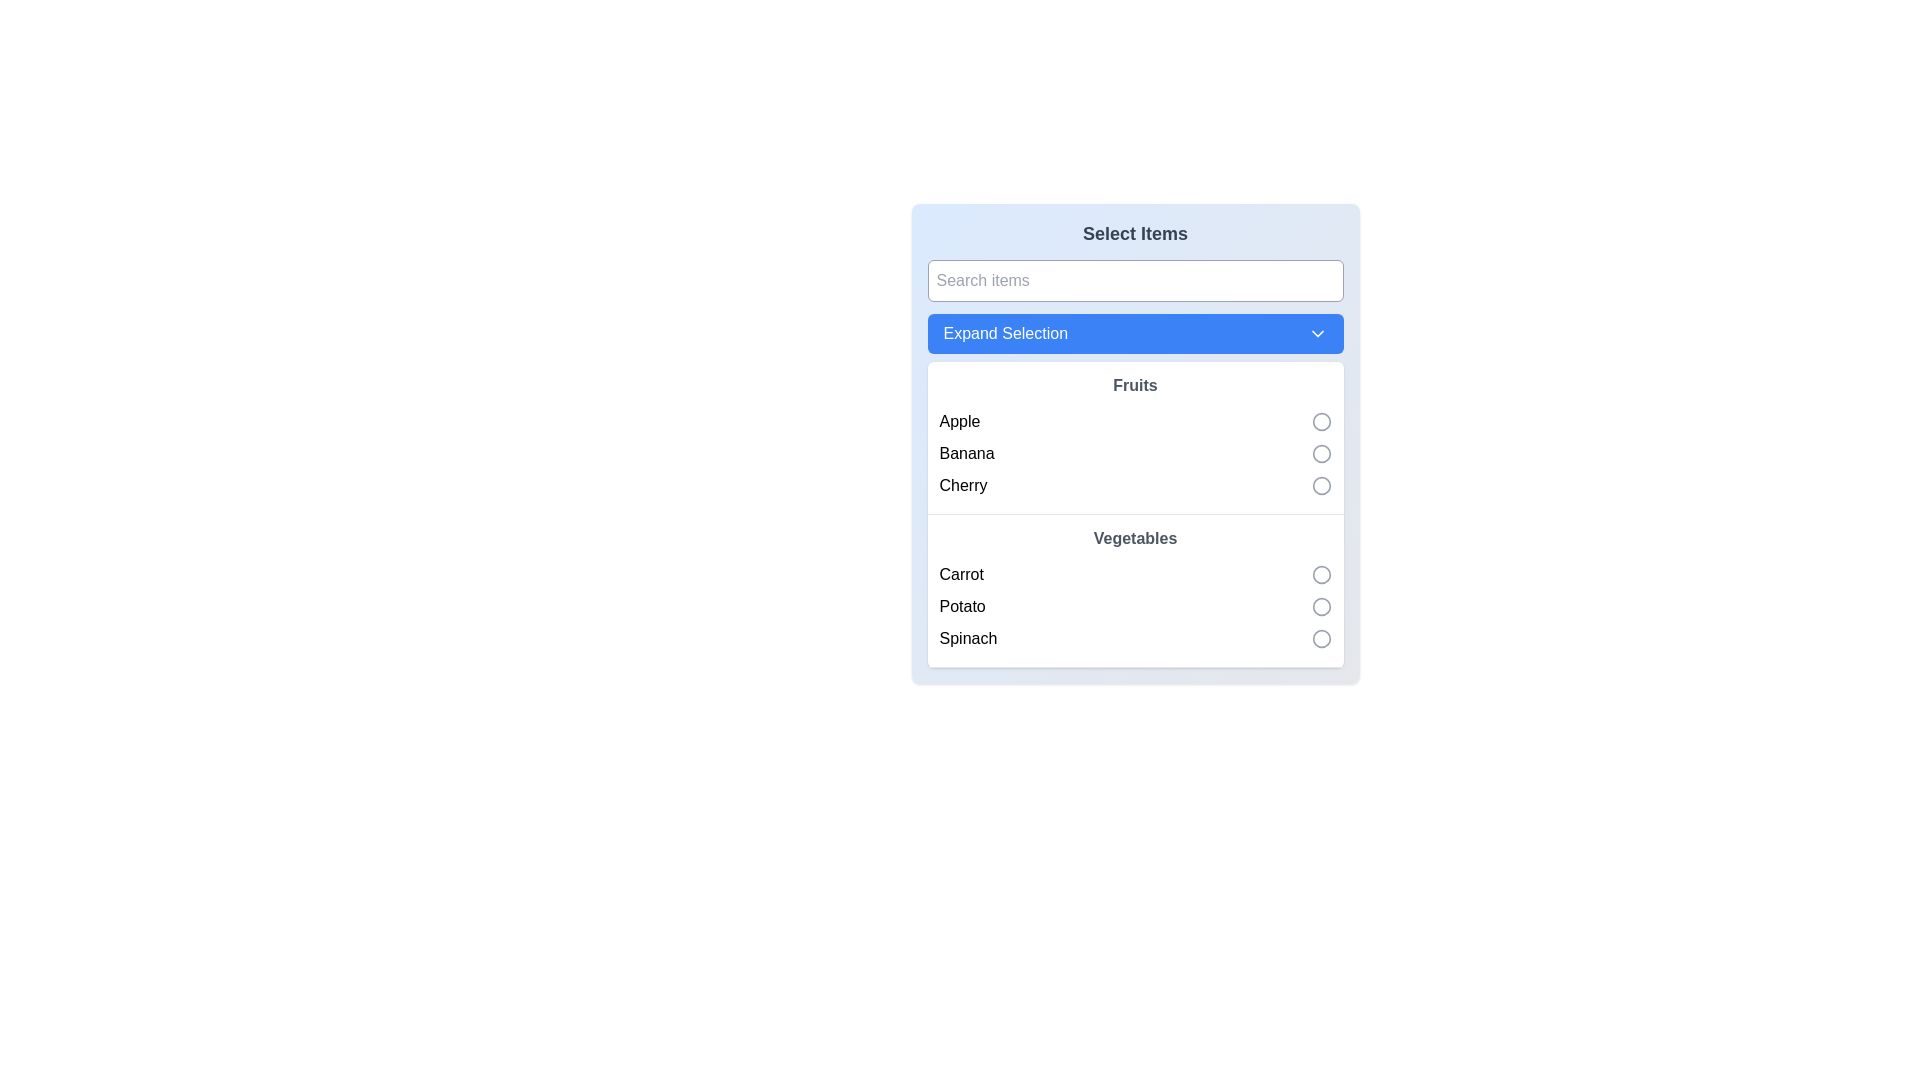 This screenshot has width=1920, height=1080. Describe the element at coordinates (1135, 385) in the screenshot. I see `the Text label that serves as a category label for the items 'Apple', 'Banana', and 'Cherry', which is located horizontally centered near the top of the list, directly below the 'Expand Selection' dropdown button` at that location.